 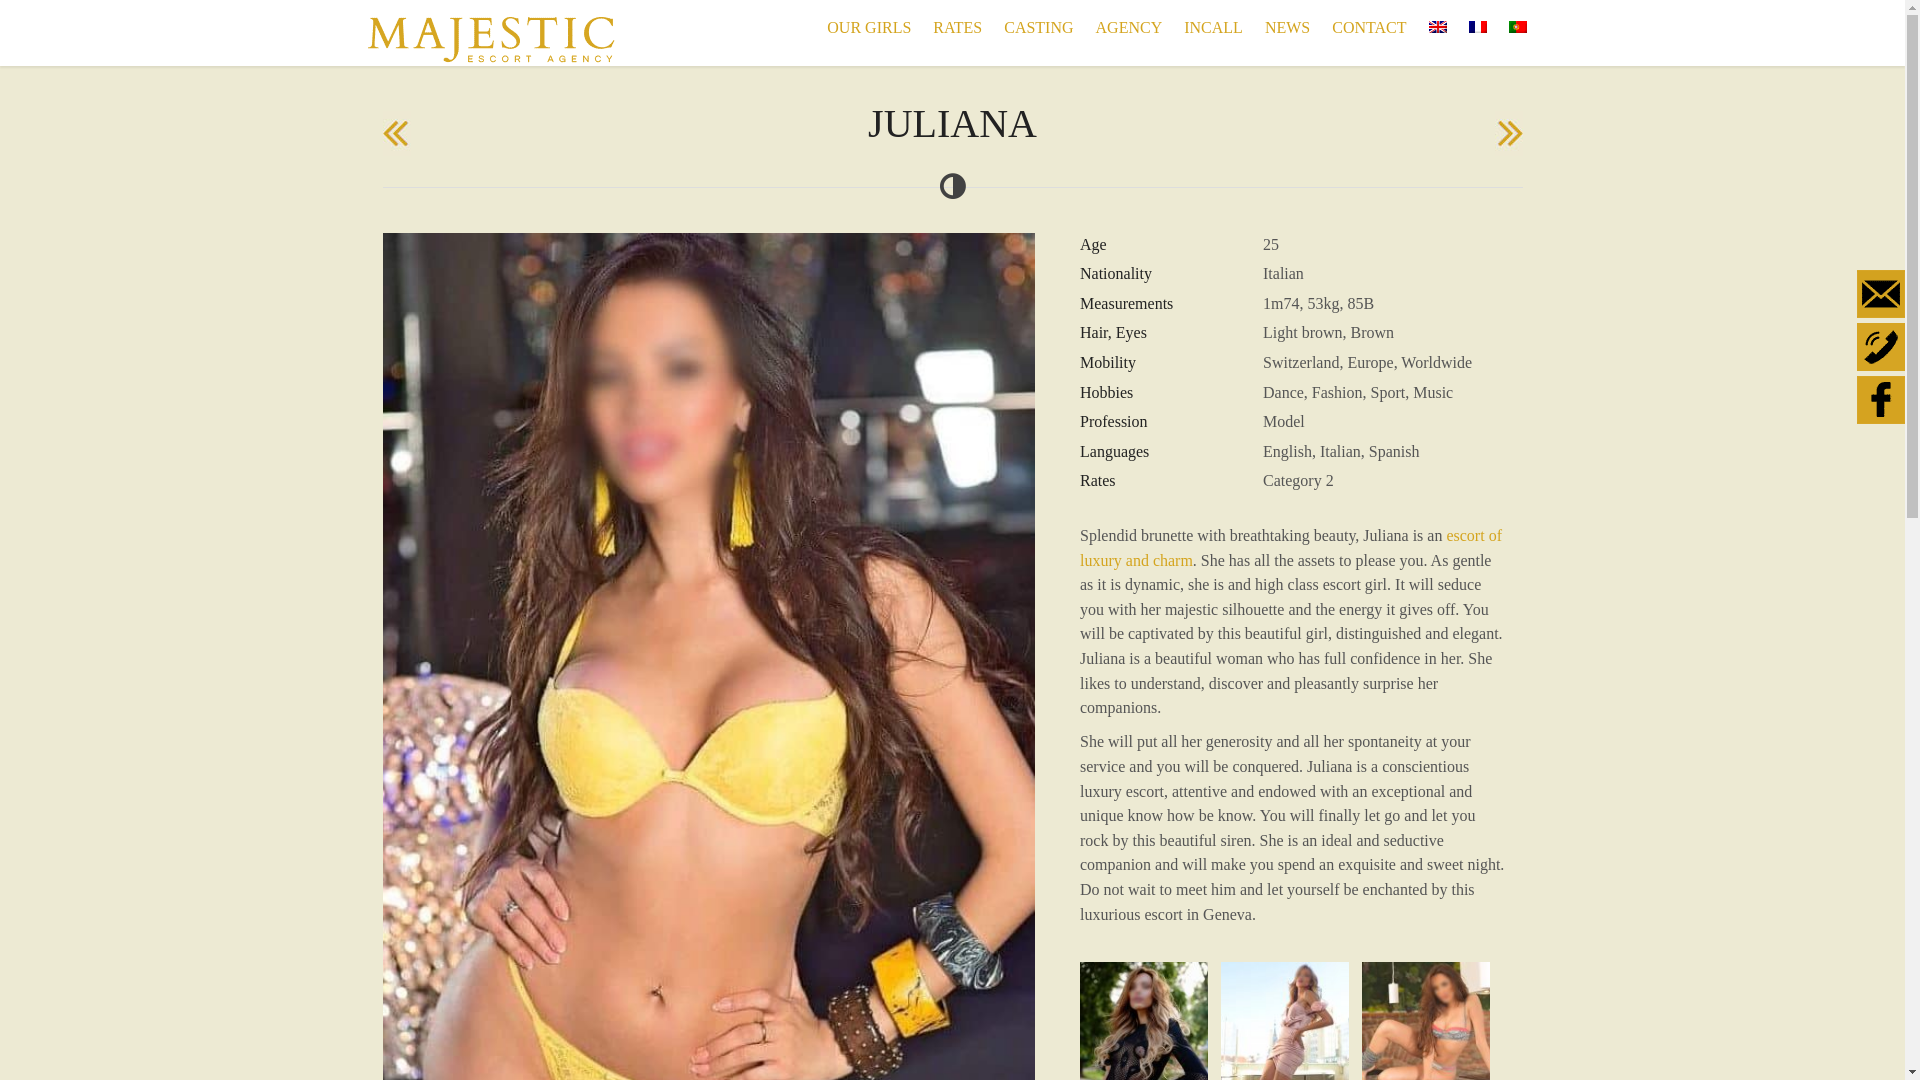 What do you see at coordinates (1880, 346) in the screenshot?
I see `'Call : 079 50 149 64'` at bounding box center [1880, 346].